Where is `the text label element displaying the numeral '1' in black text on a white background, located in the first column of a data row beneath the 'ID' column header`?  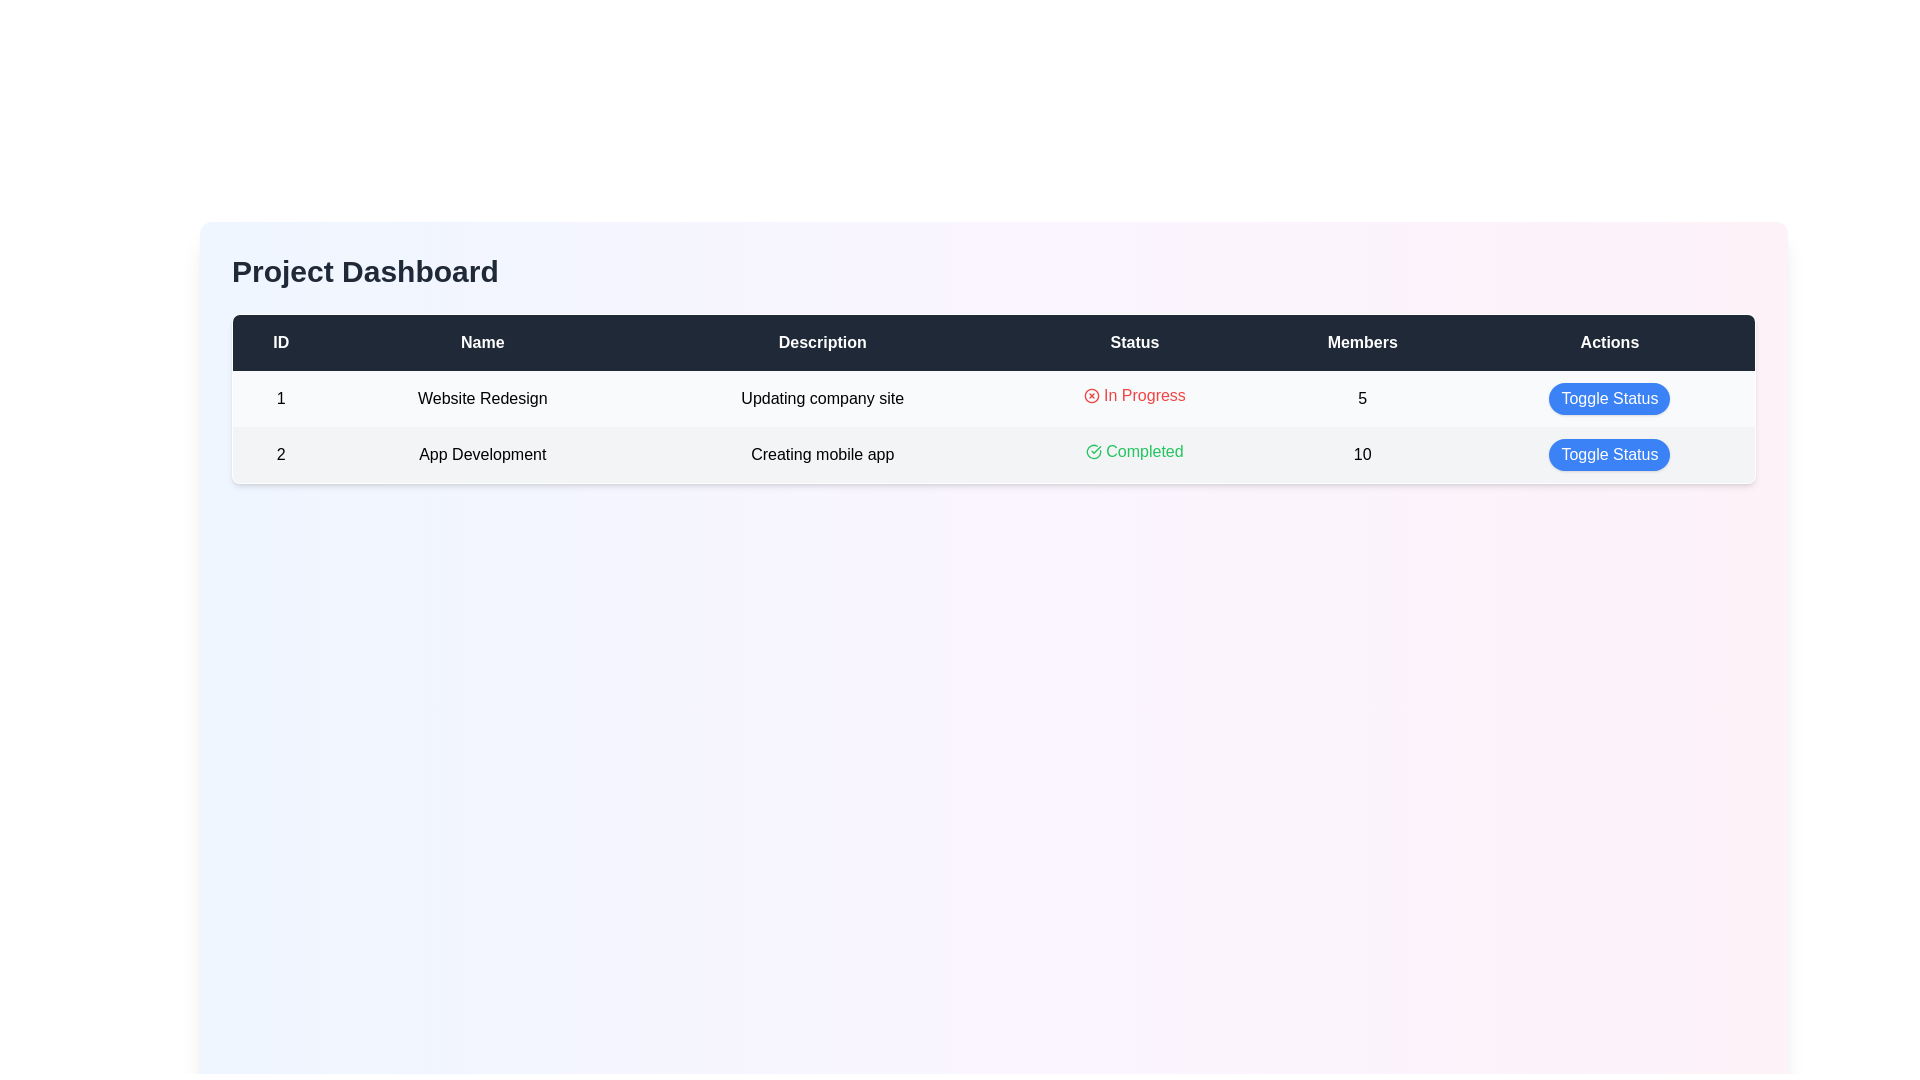
the text label element displaying the numeral '1' in black text on a white background, located in the first column of a data row beneath the 'ID' column header is located at coordinates (279, 398).